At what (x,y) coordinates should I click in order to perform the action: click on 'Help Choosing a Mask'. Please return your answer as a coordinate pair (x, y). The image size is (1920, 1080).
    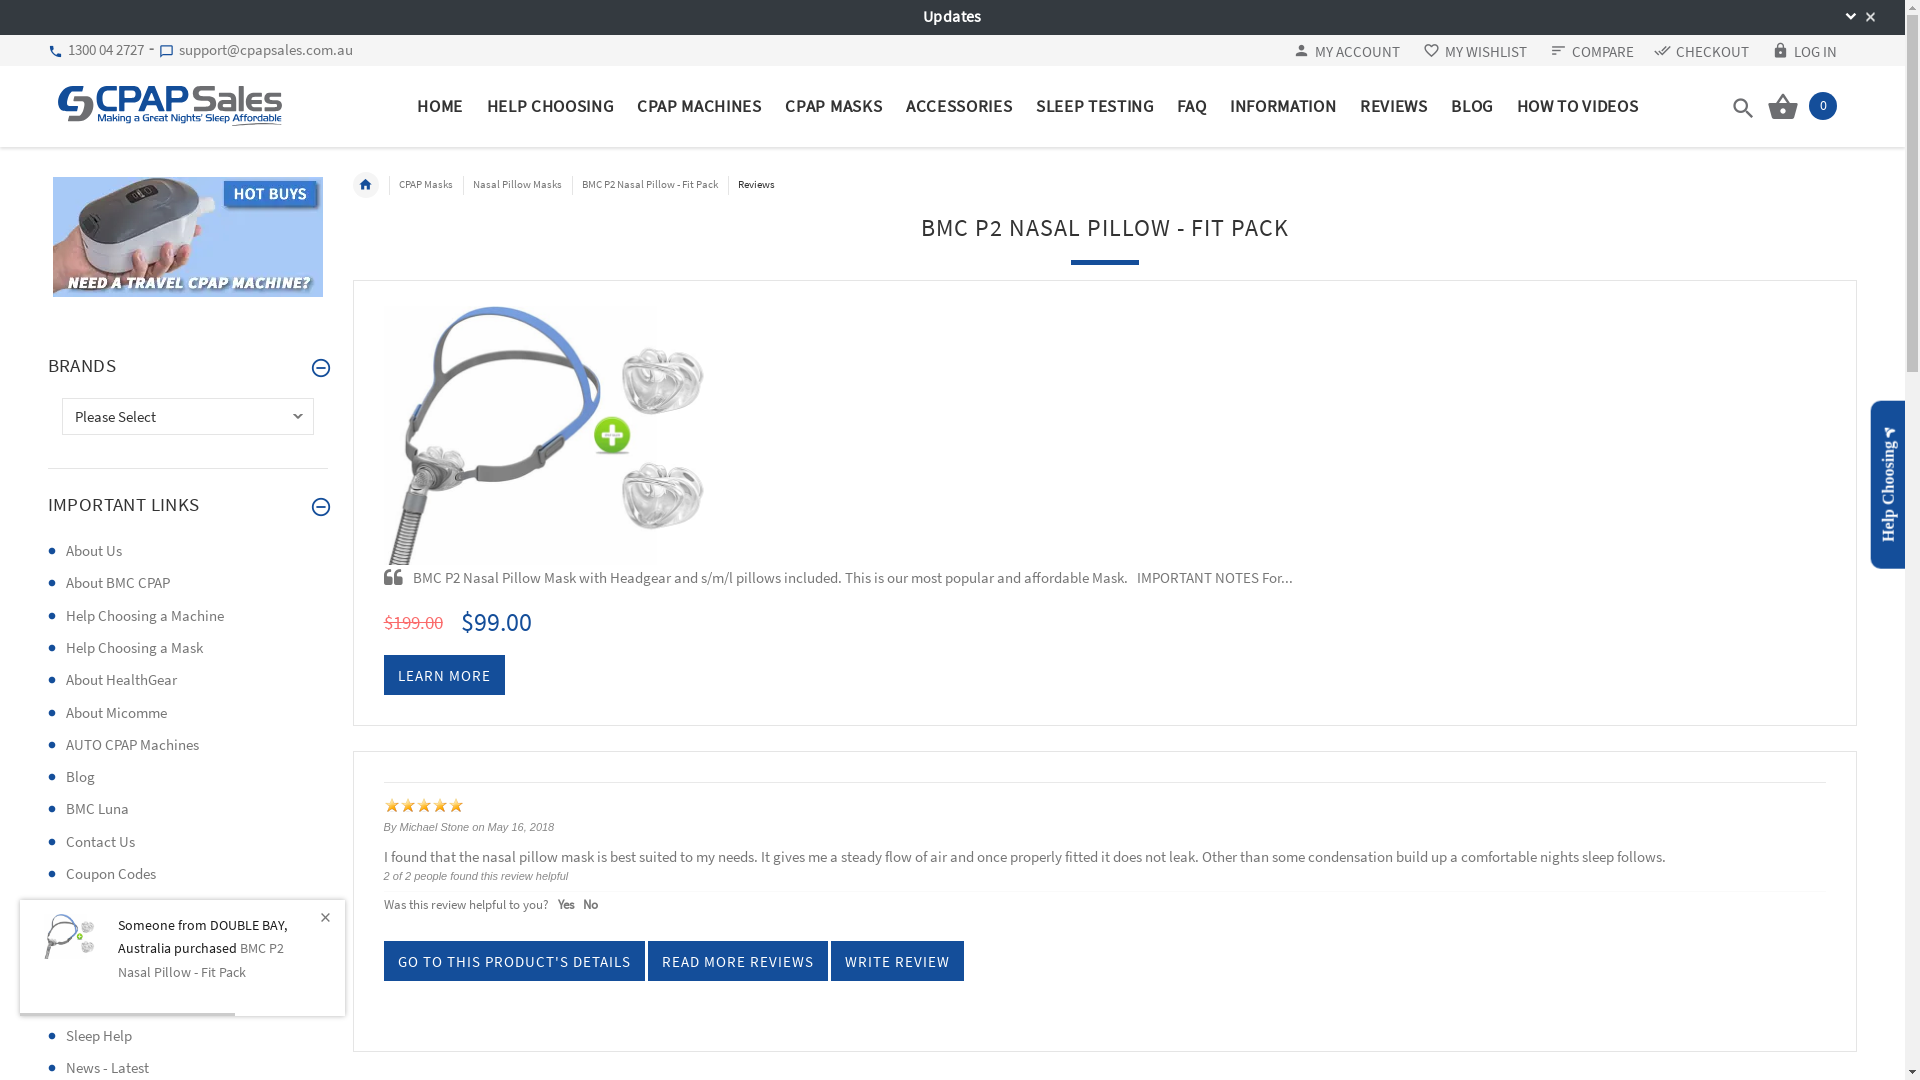
    Looking at the image, I should click on (133, 647).